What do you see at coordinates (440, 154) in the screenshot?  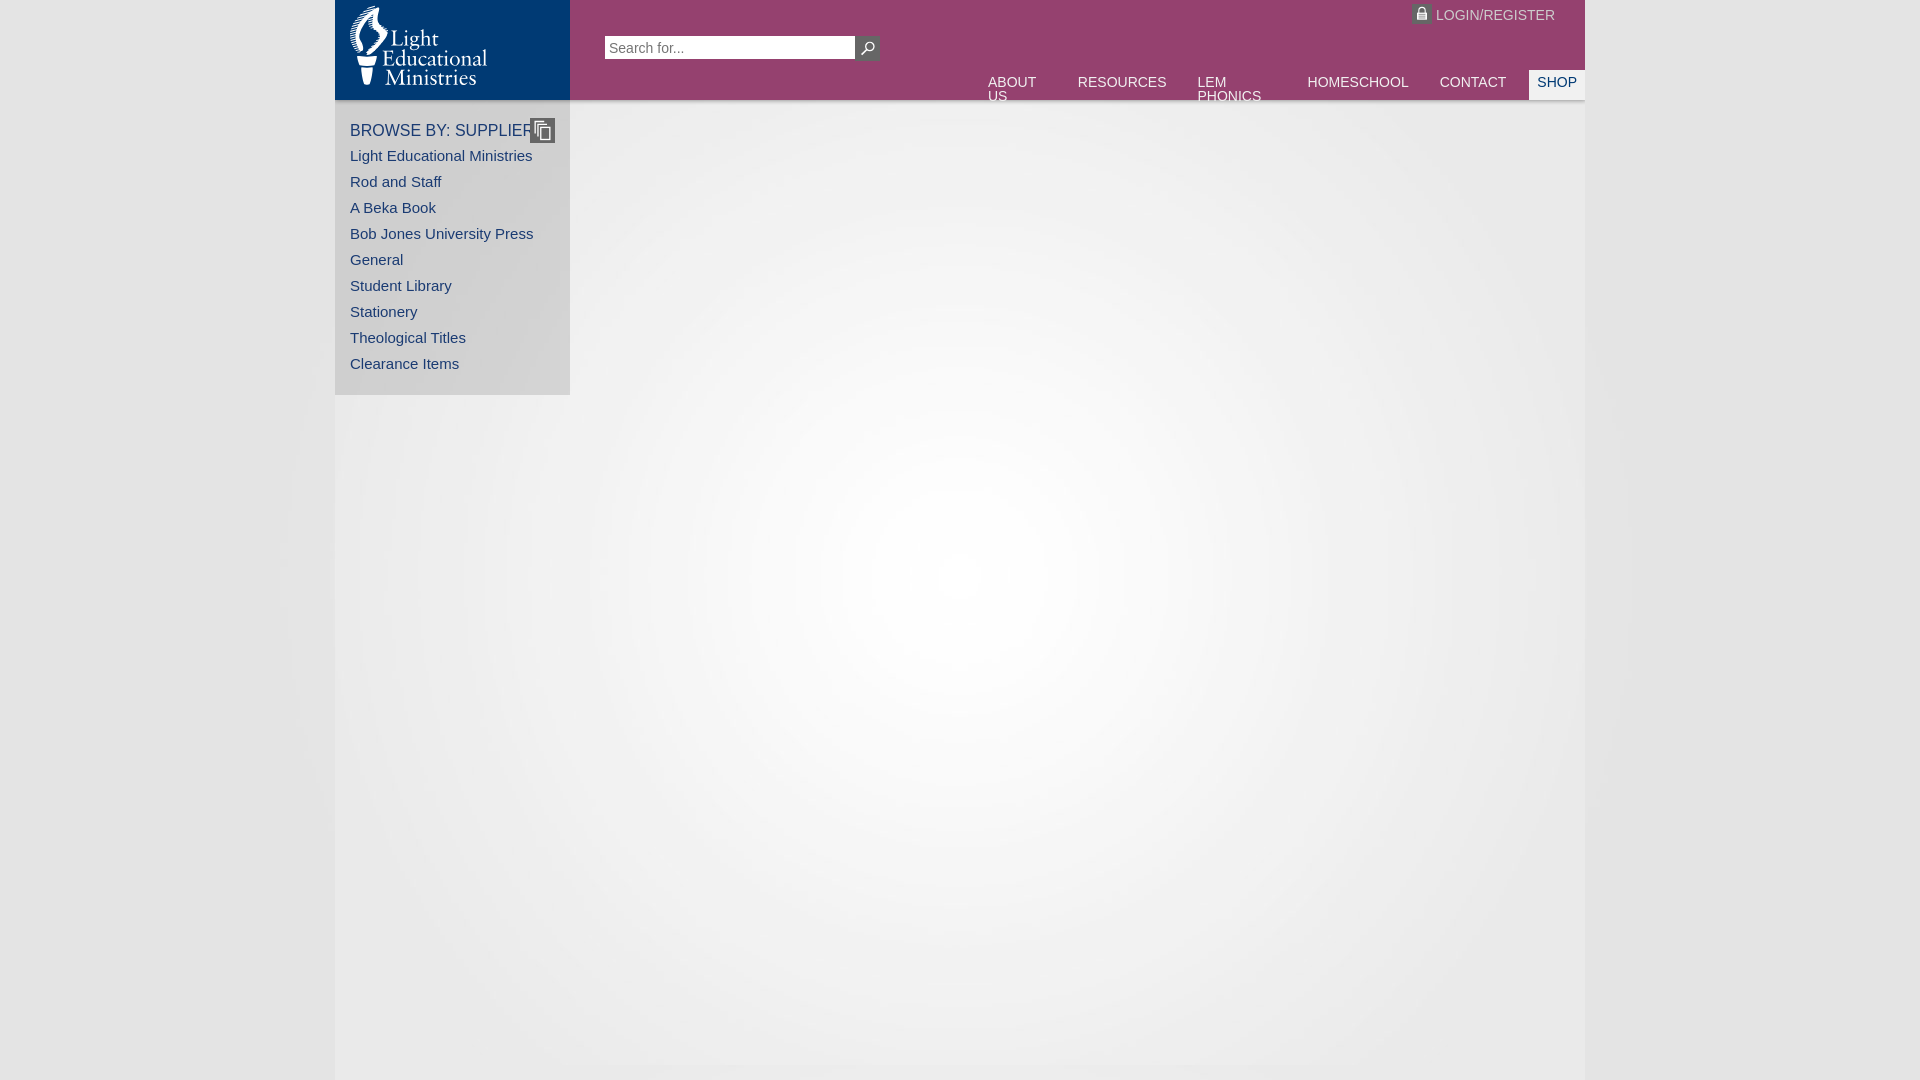 I see `'Light Educational Ministries'` at bounding box center [440, 154].